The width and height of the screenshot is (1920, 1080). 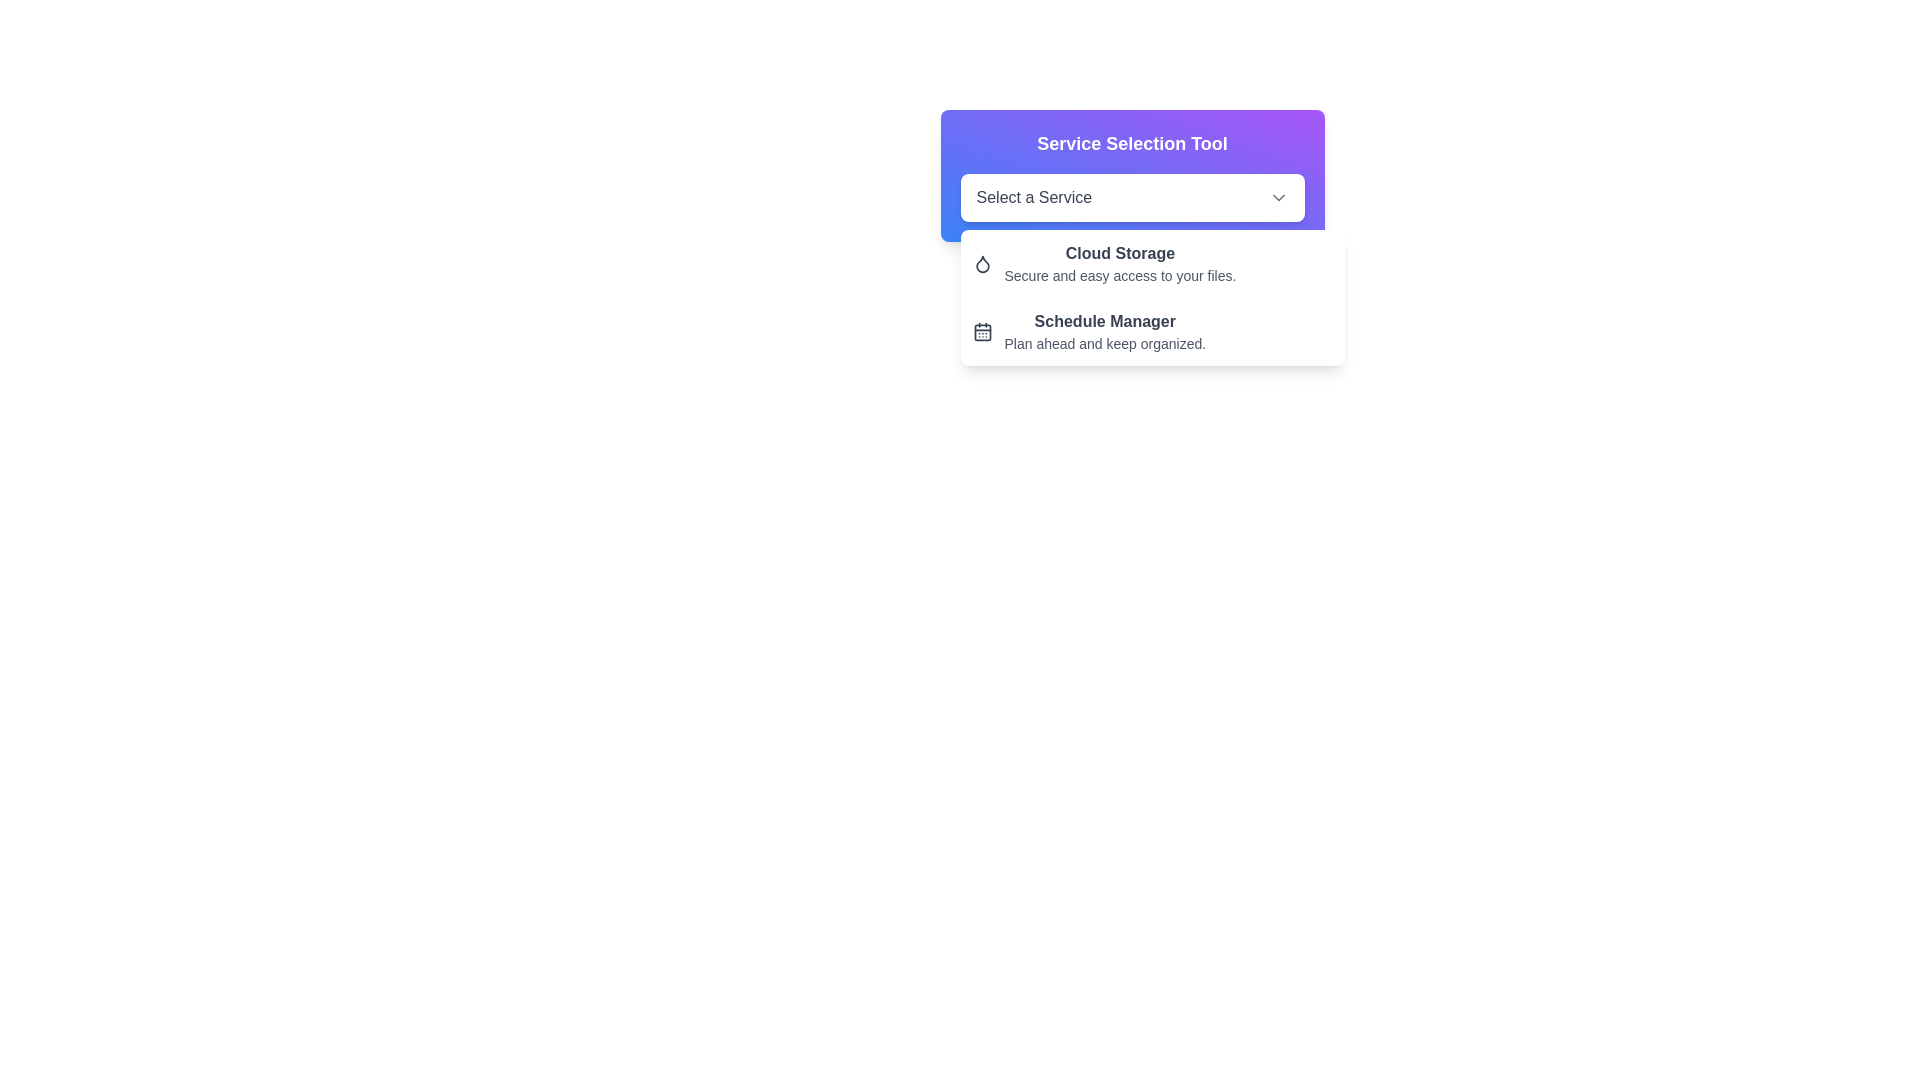 I want to click on the small black and white calendar icon located to the left of the 'Schedule Manager' text in the dropdown menu, so click(x=982, y=330).